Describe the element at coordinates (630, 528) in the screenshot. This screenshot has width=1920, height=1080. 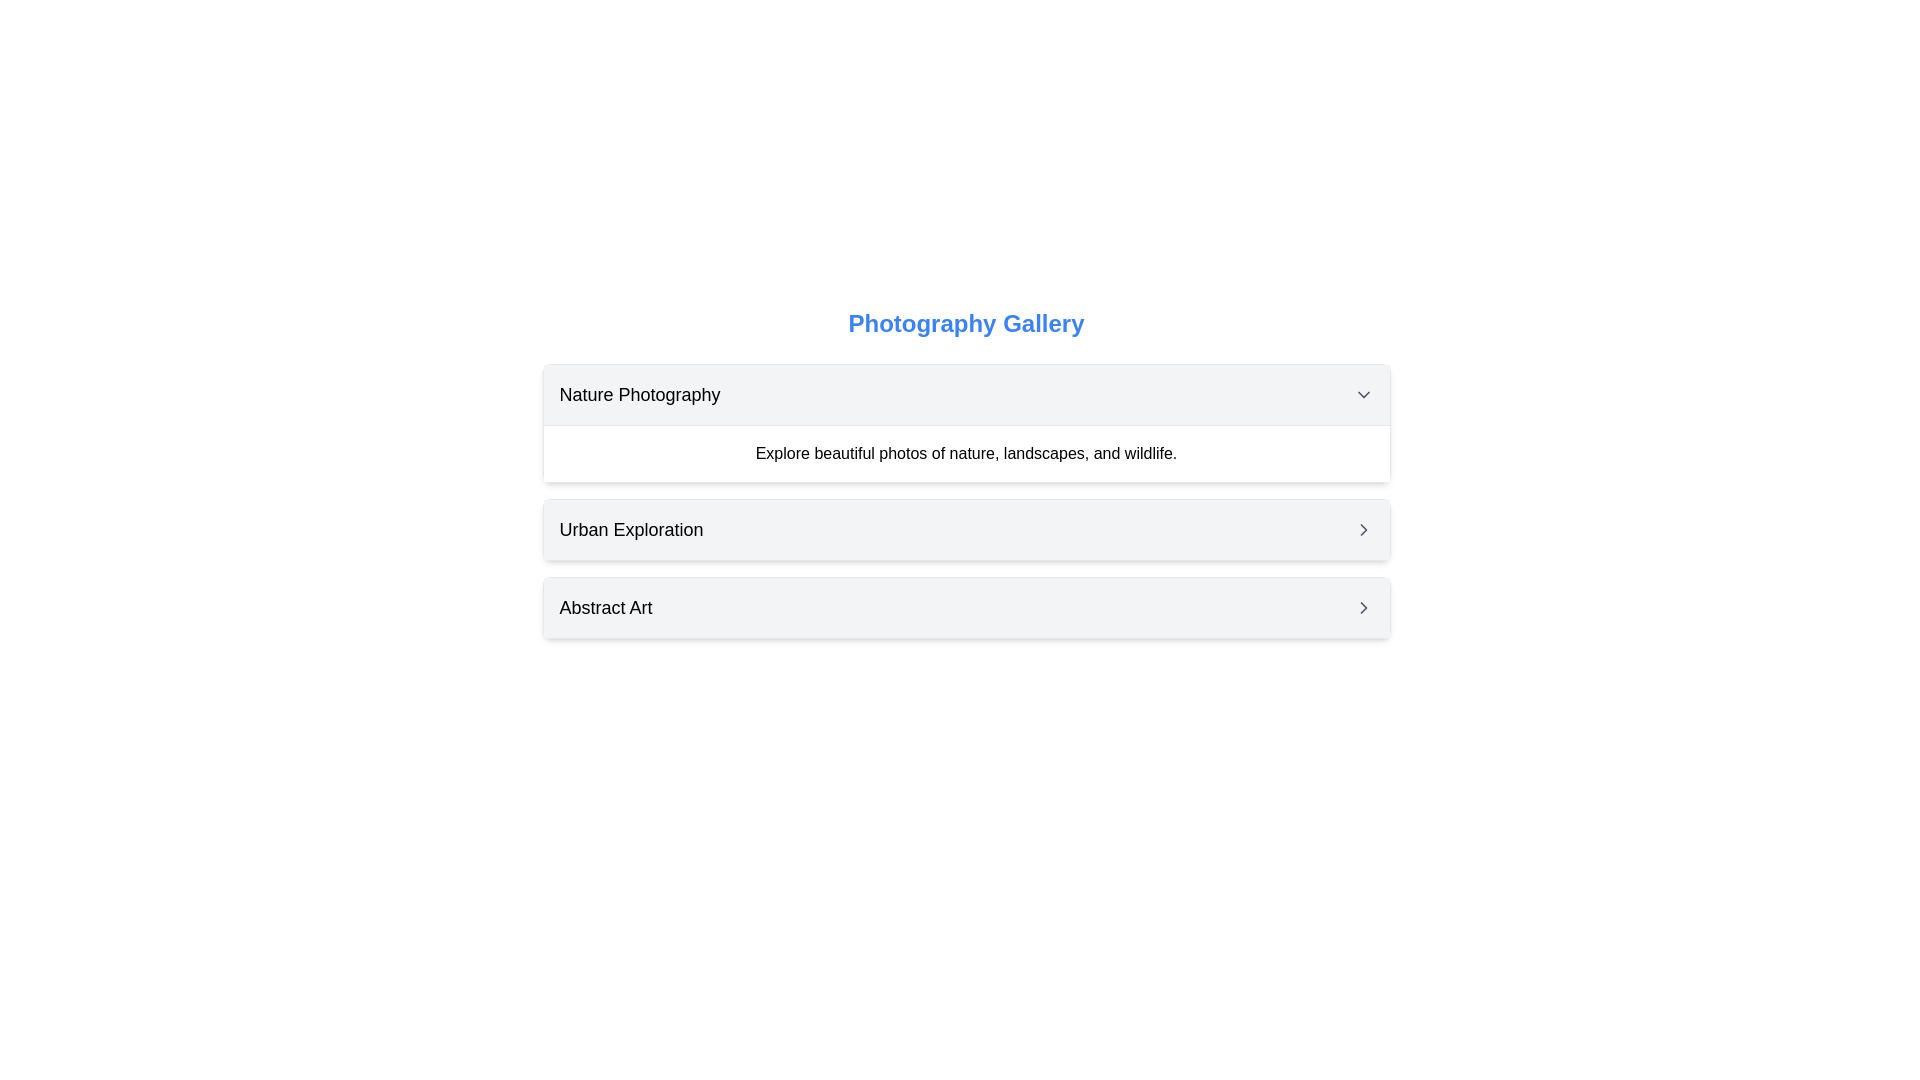
I see `the bolded text label 'Urban Exploration'` at that location.